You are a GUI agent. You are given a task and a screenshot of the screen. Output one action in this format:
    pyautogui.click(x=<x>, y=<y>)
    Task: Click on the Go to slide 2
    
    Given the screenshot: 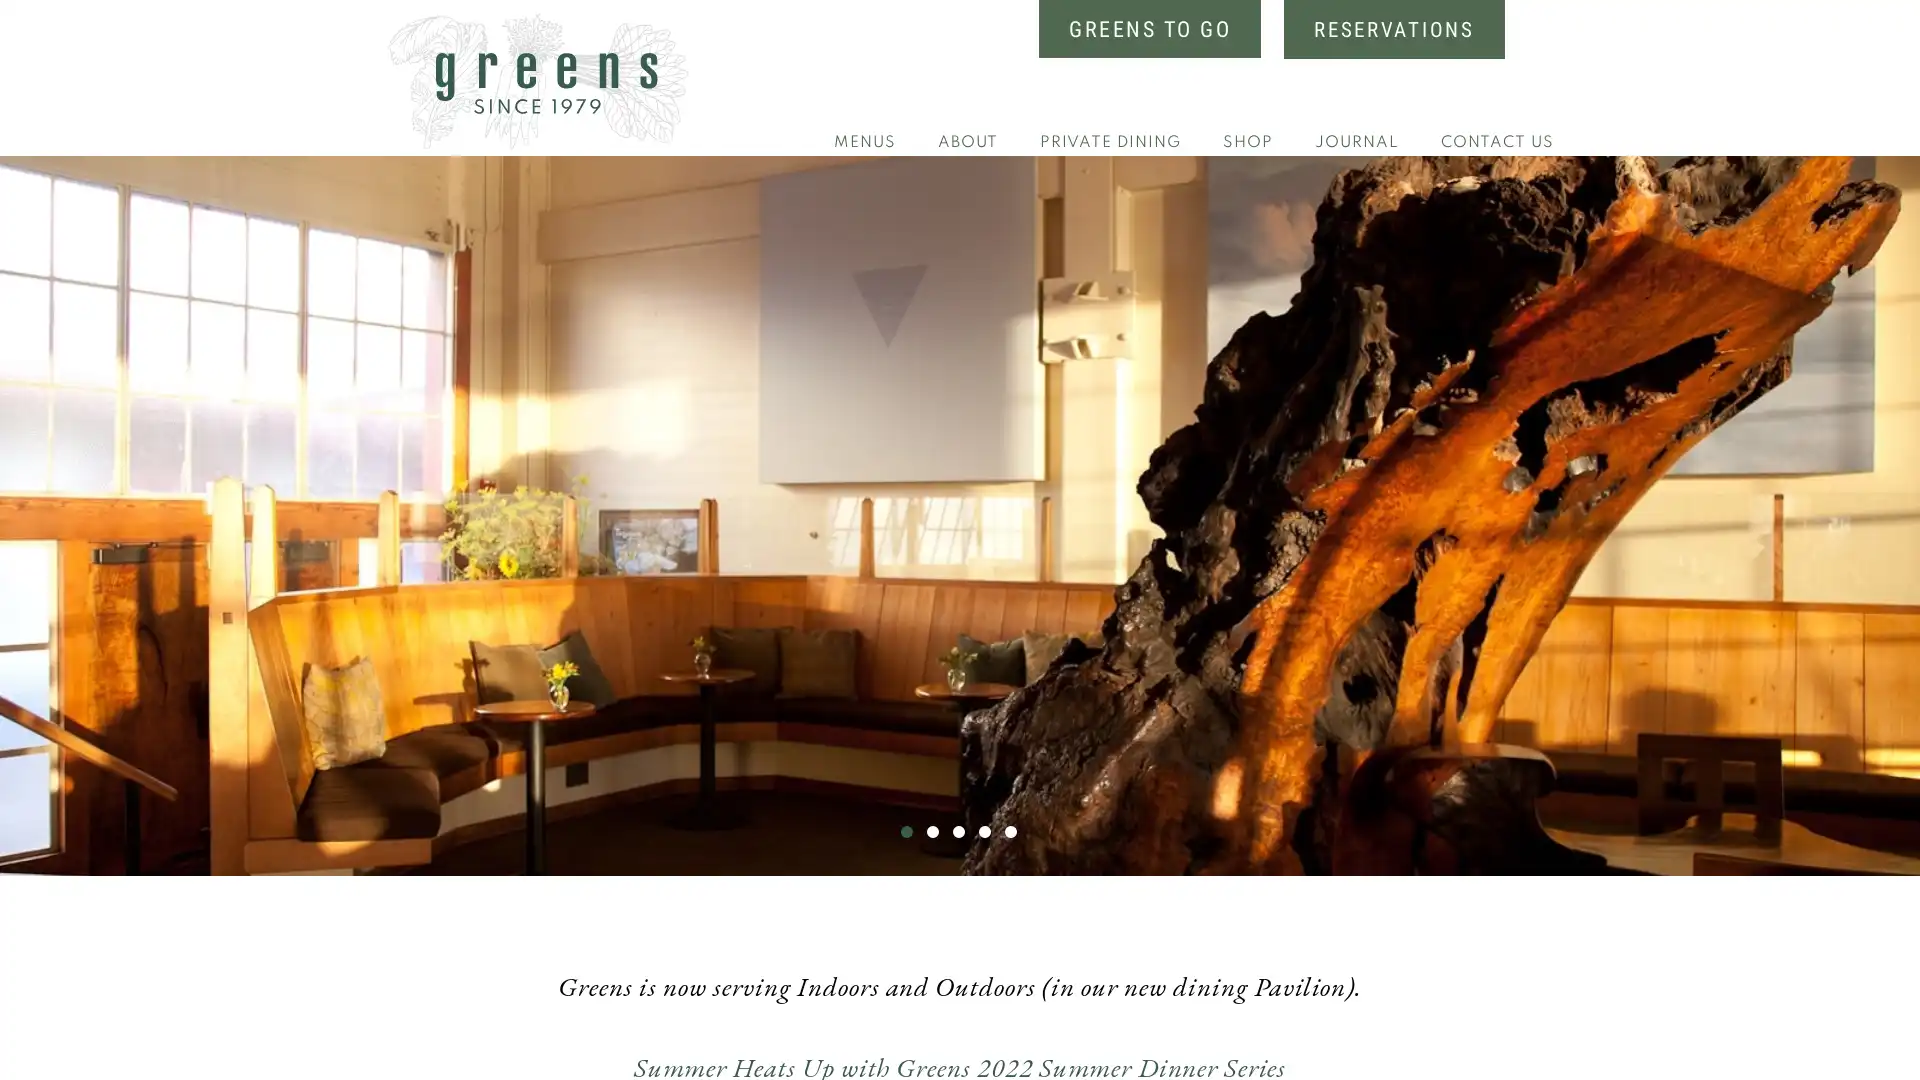 What is the action you would take?
    pyautogui.click(x=931, y=830)
    